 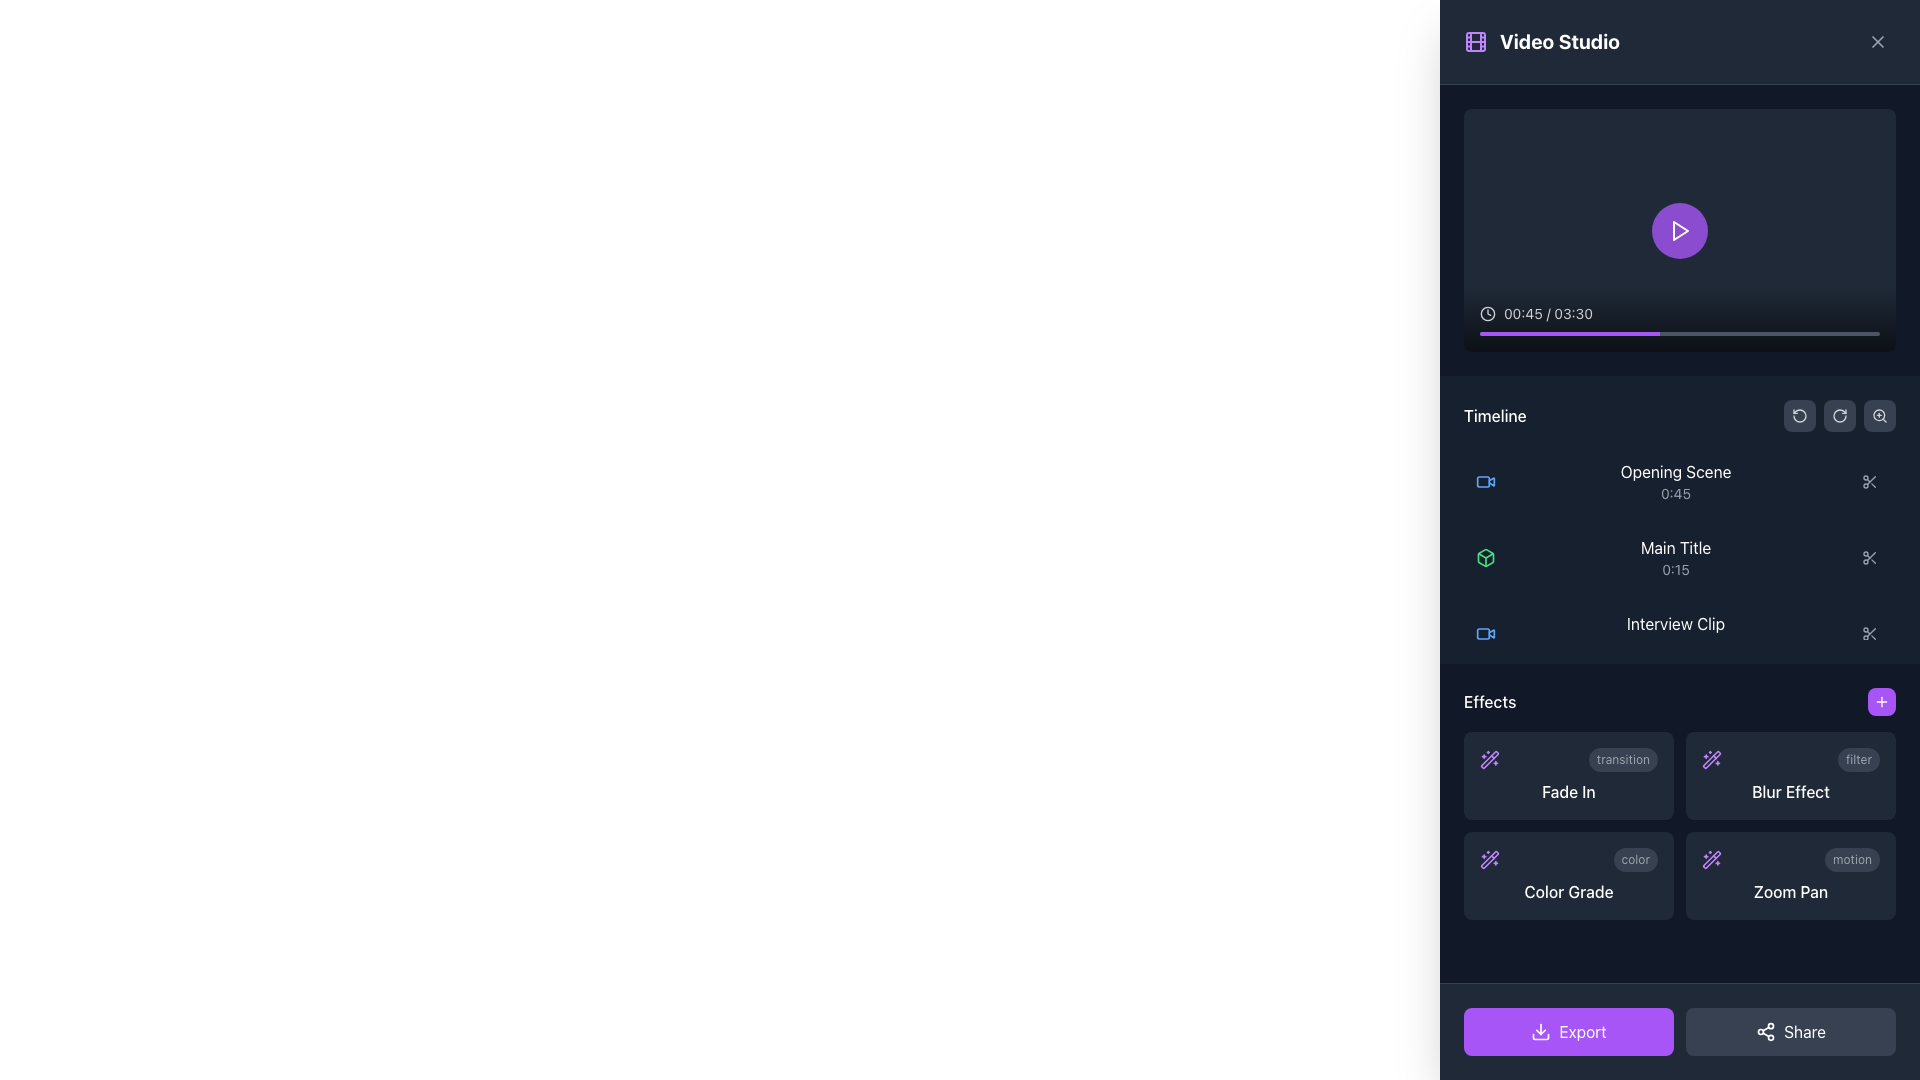 What do you see at coordinates (1869, 482) in the screenshot?
I see `the scissors icon located in the right-side controls under the 'Timeline' section` at bounding box center [1869, 482].